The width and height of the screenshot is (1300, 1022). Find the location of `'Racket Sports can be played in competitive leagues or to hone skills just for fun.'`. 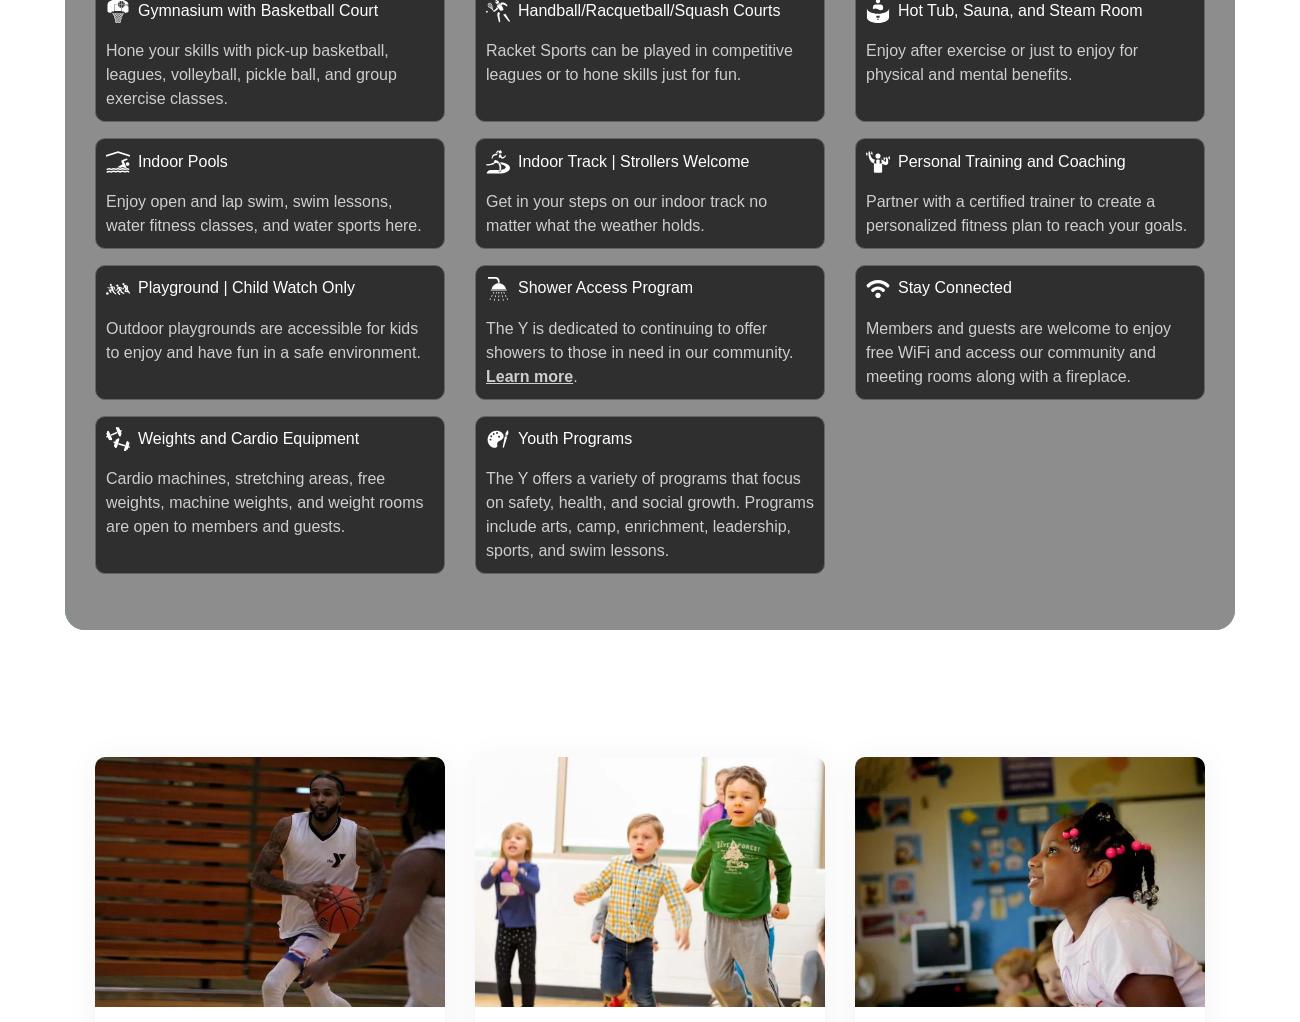

'Racket Sports can be played in competitive leagues or to hone skills just for fun.' is located at coordinates (638, 62).